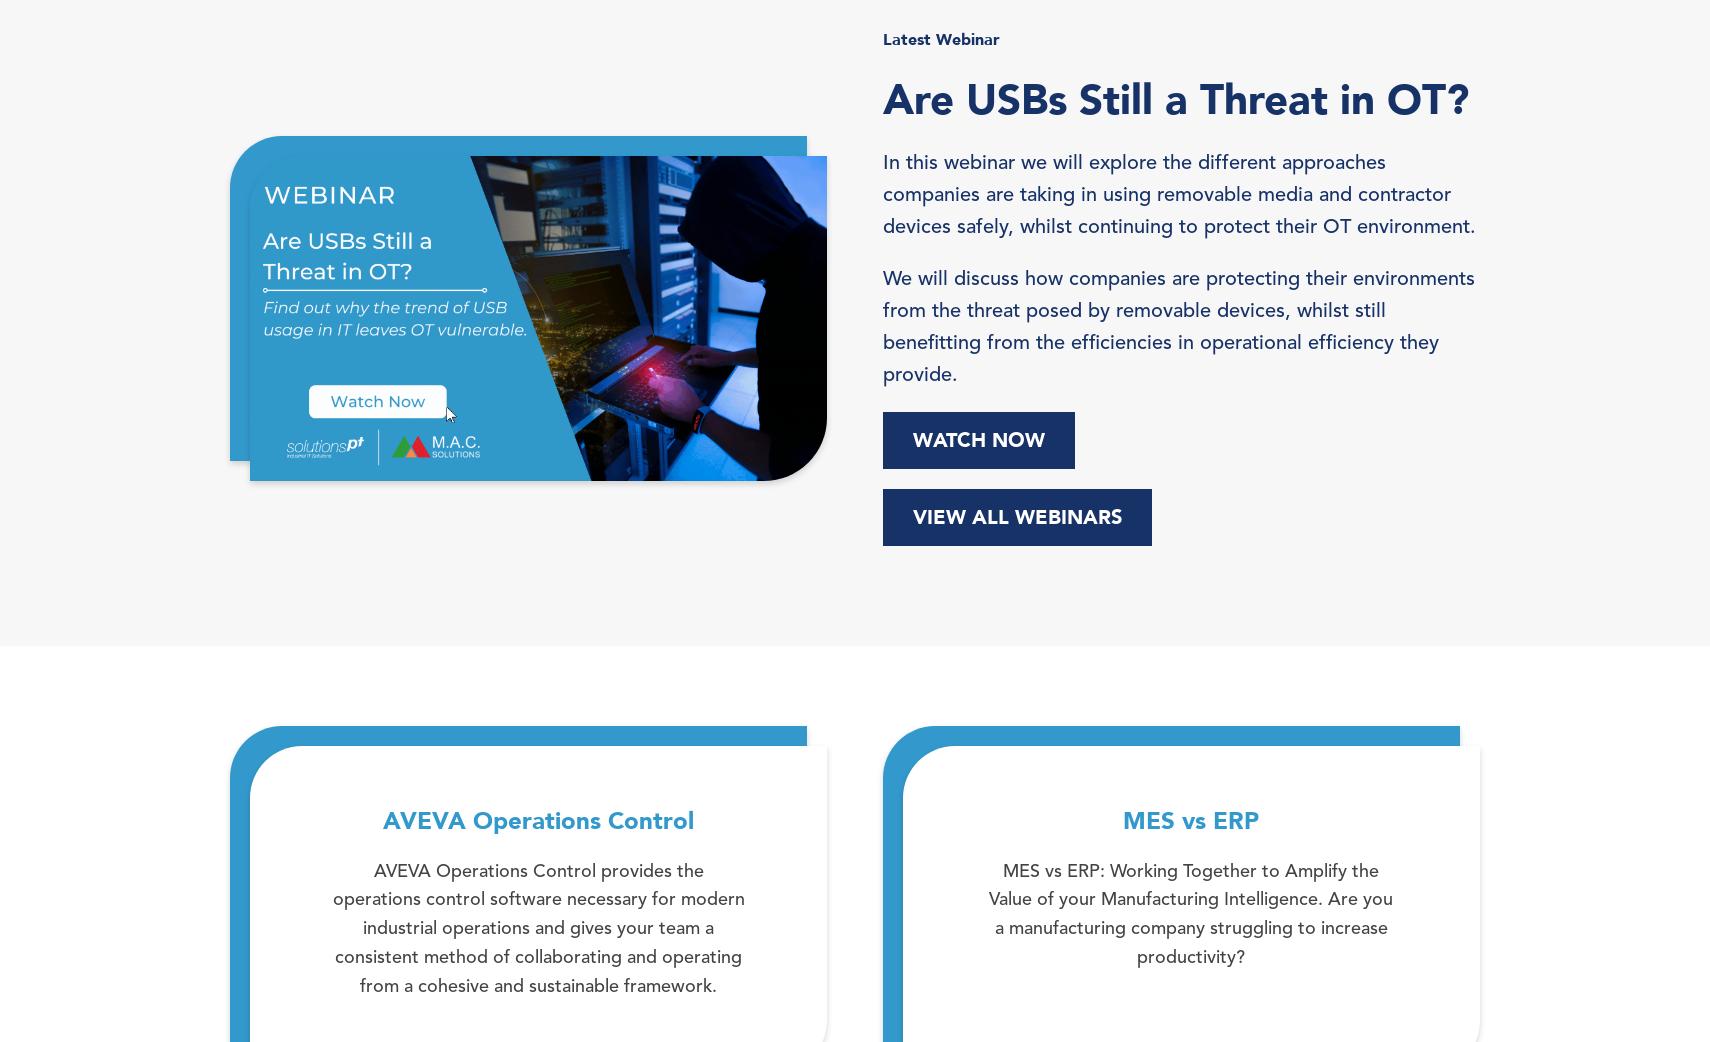 Image resolution: width=1710 pixels, height=1042 pixels. I want to click on 'We will discuss how companies are protecting their environments from the threat posed by removable devices, whilst still benefitting from the efficiencies in operational efficiency they provide.', so click(1177, 328).